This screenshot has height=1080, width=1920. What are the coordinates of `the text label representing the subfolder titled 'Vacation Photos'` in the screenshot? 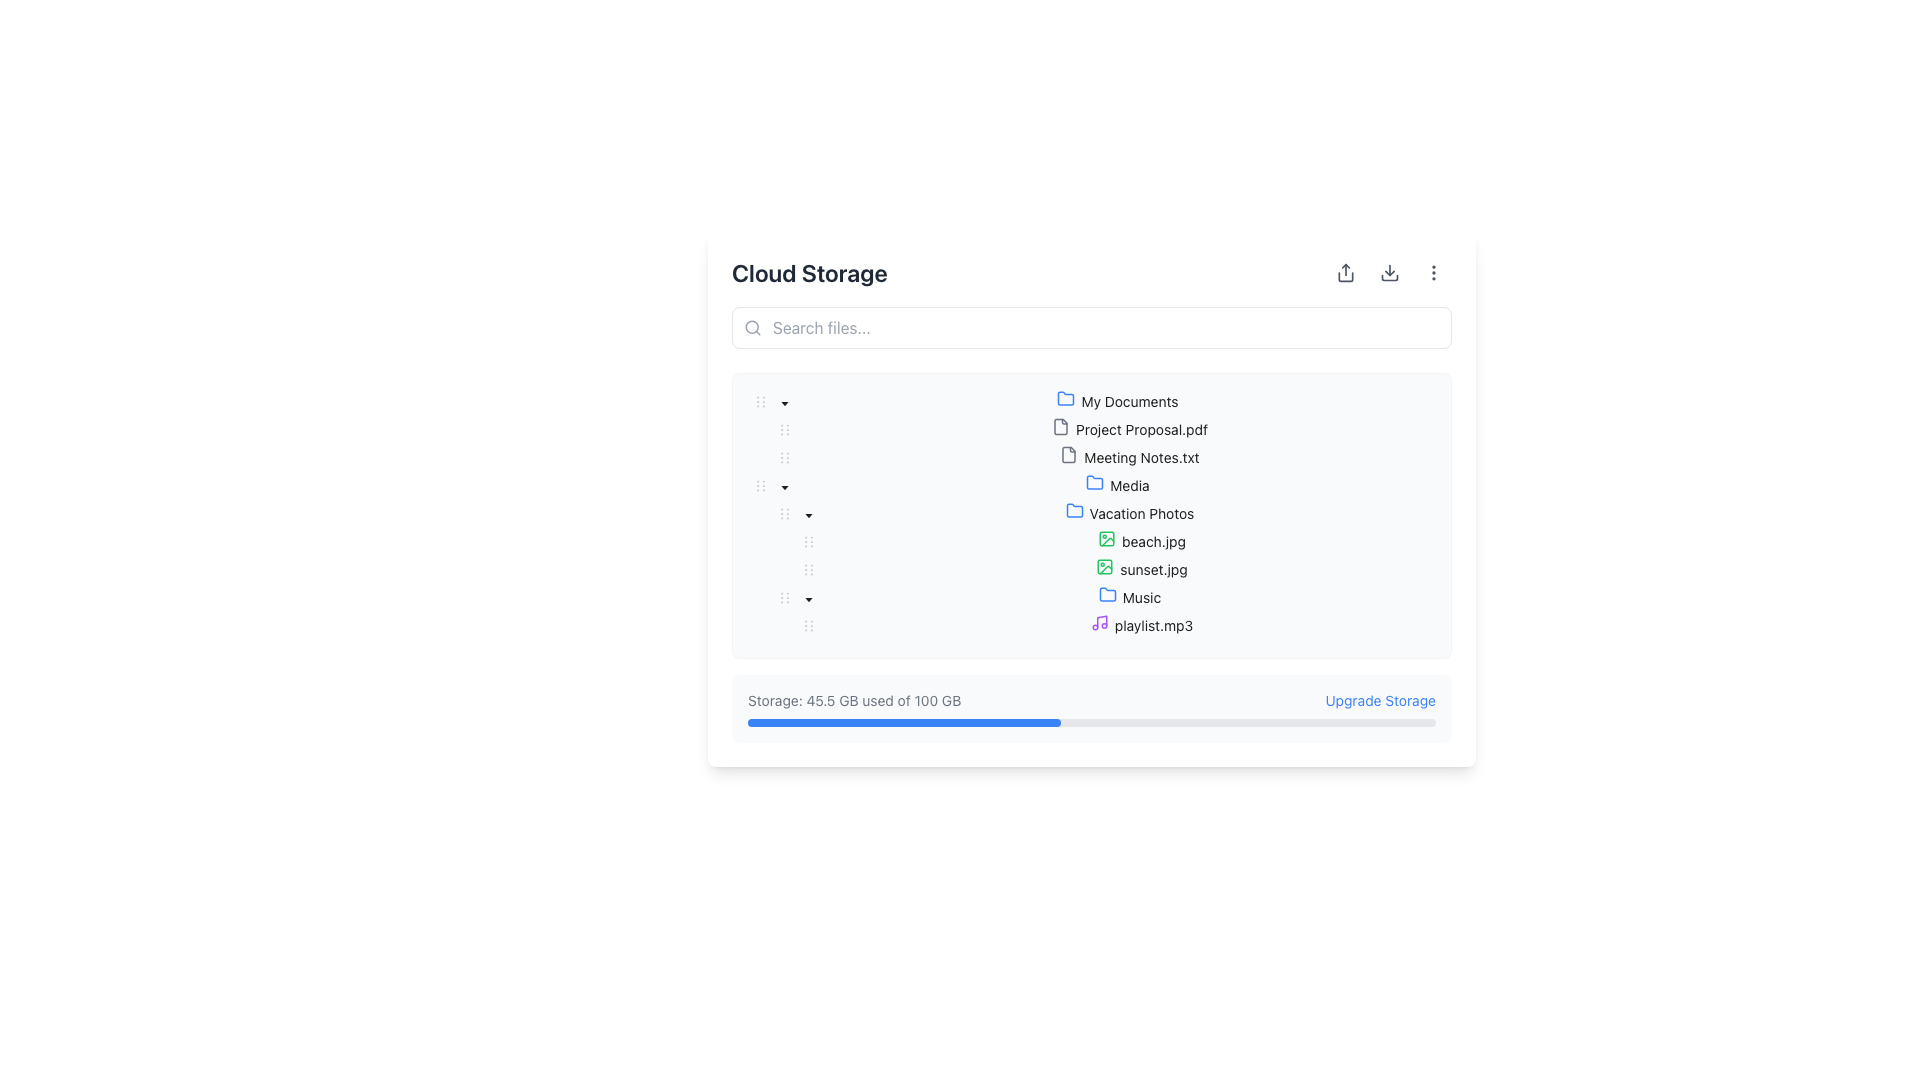 It's located at (1142, 512).